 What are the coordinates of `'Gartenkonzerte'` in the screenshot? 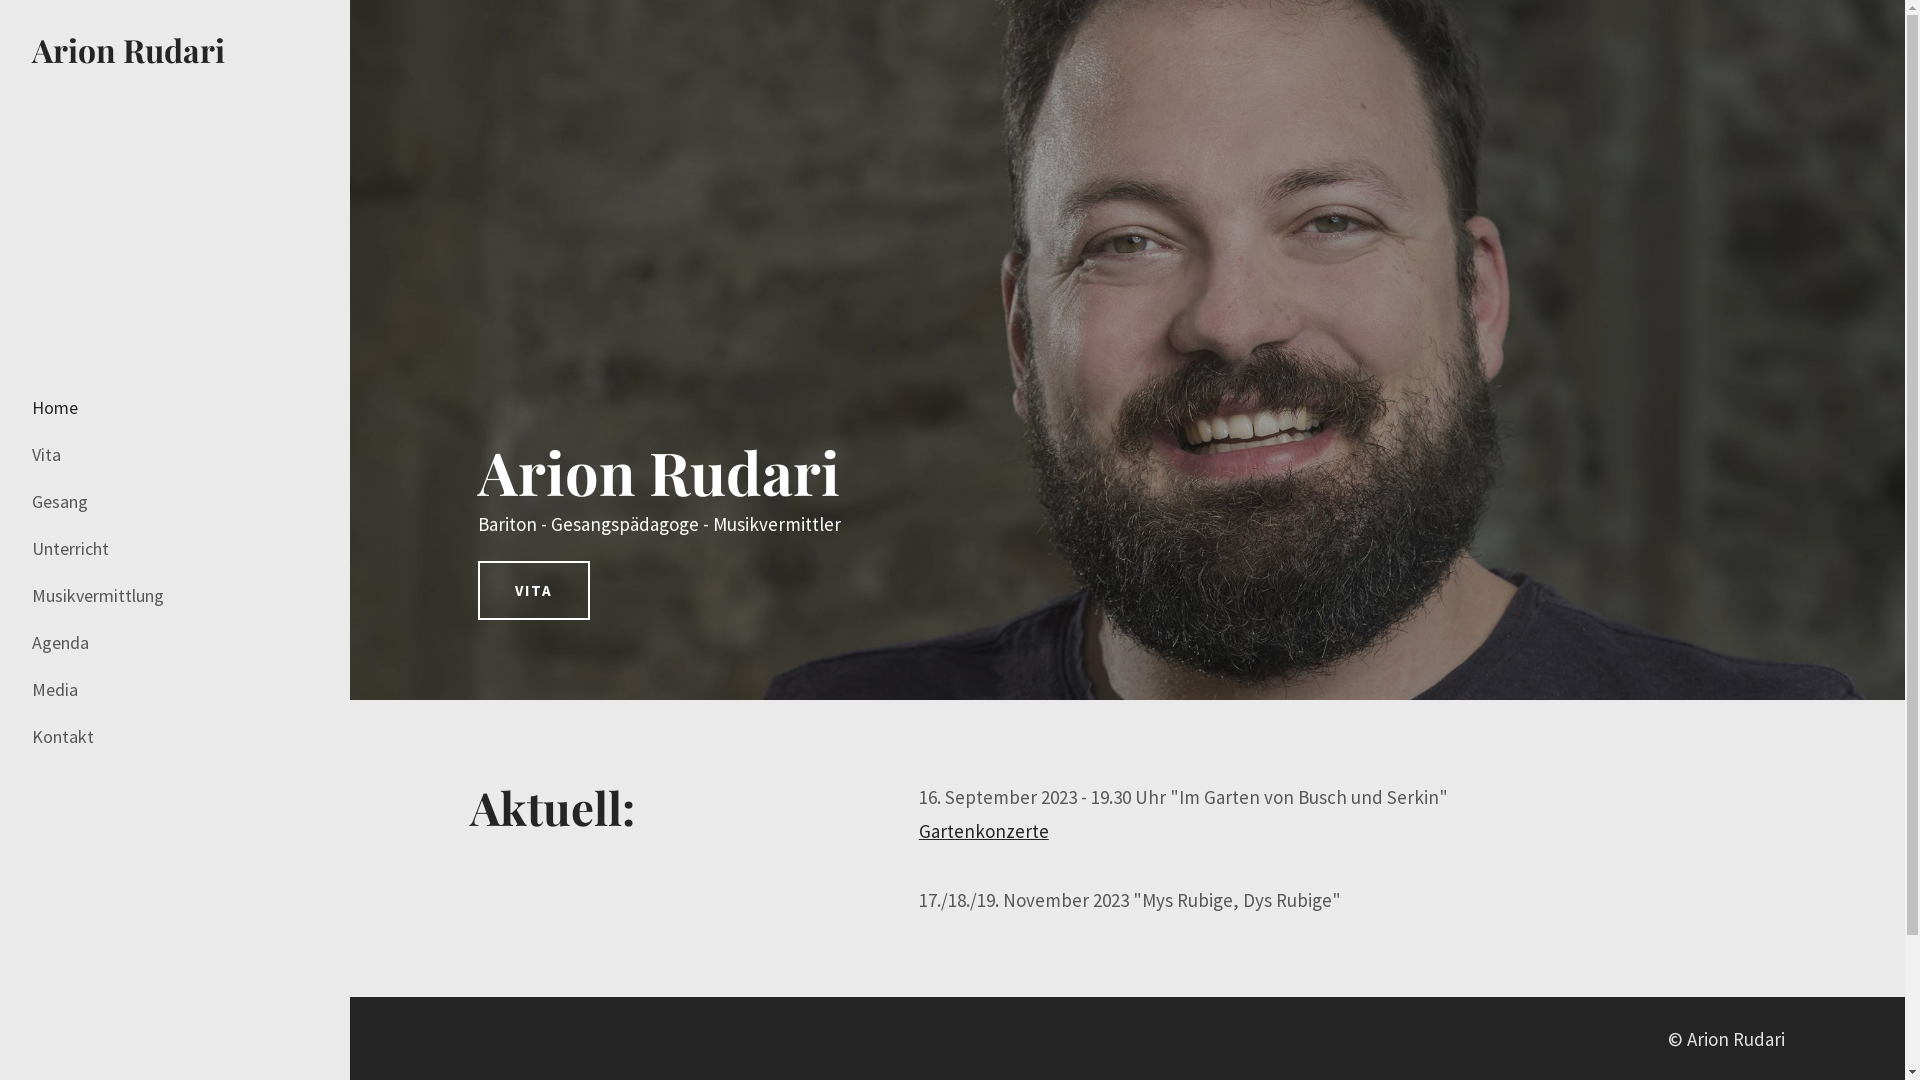 It's located at (983, 830).